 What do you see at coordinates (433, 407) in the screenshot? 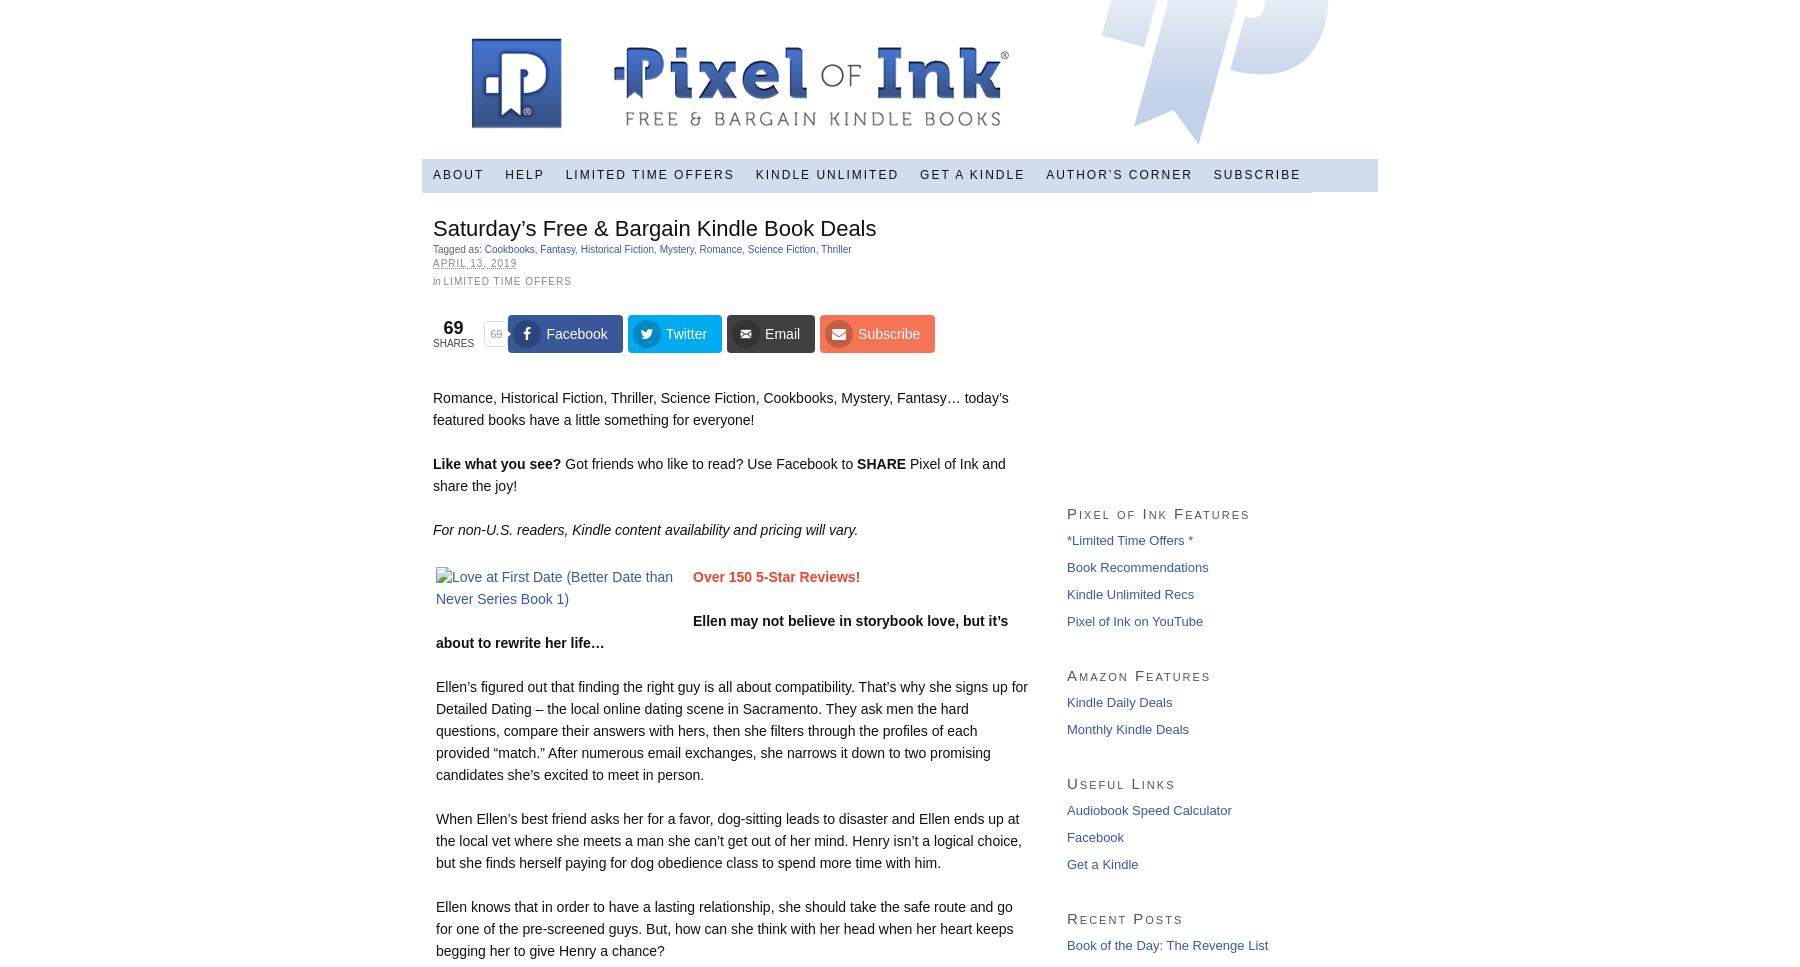
I see `'Romance, Historical Fiction, Thriller, Science Fiction, Cookbooks, Mystery, Fantasy… today’s featured books have a little something for everyone!'` at bounding box center [433, 407].